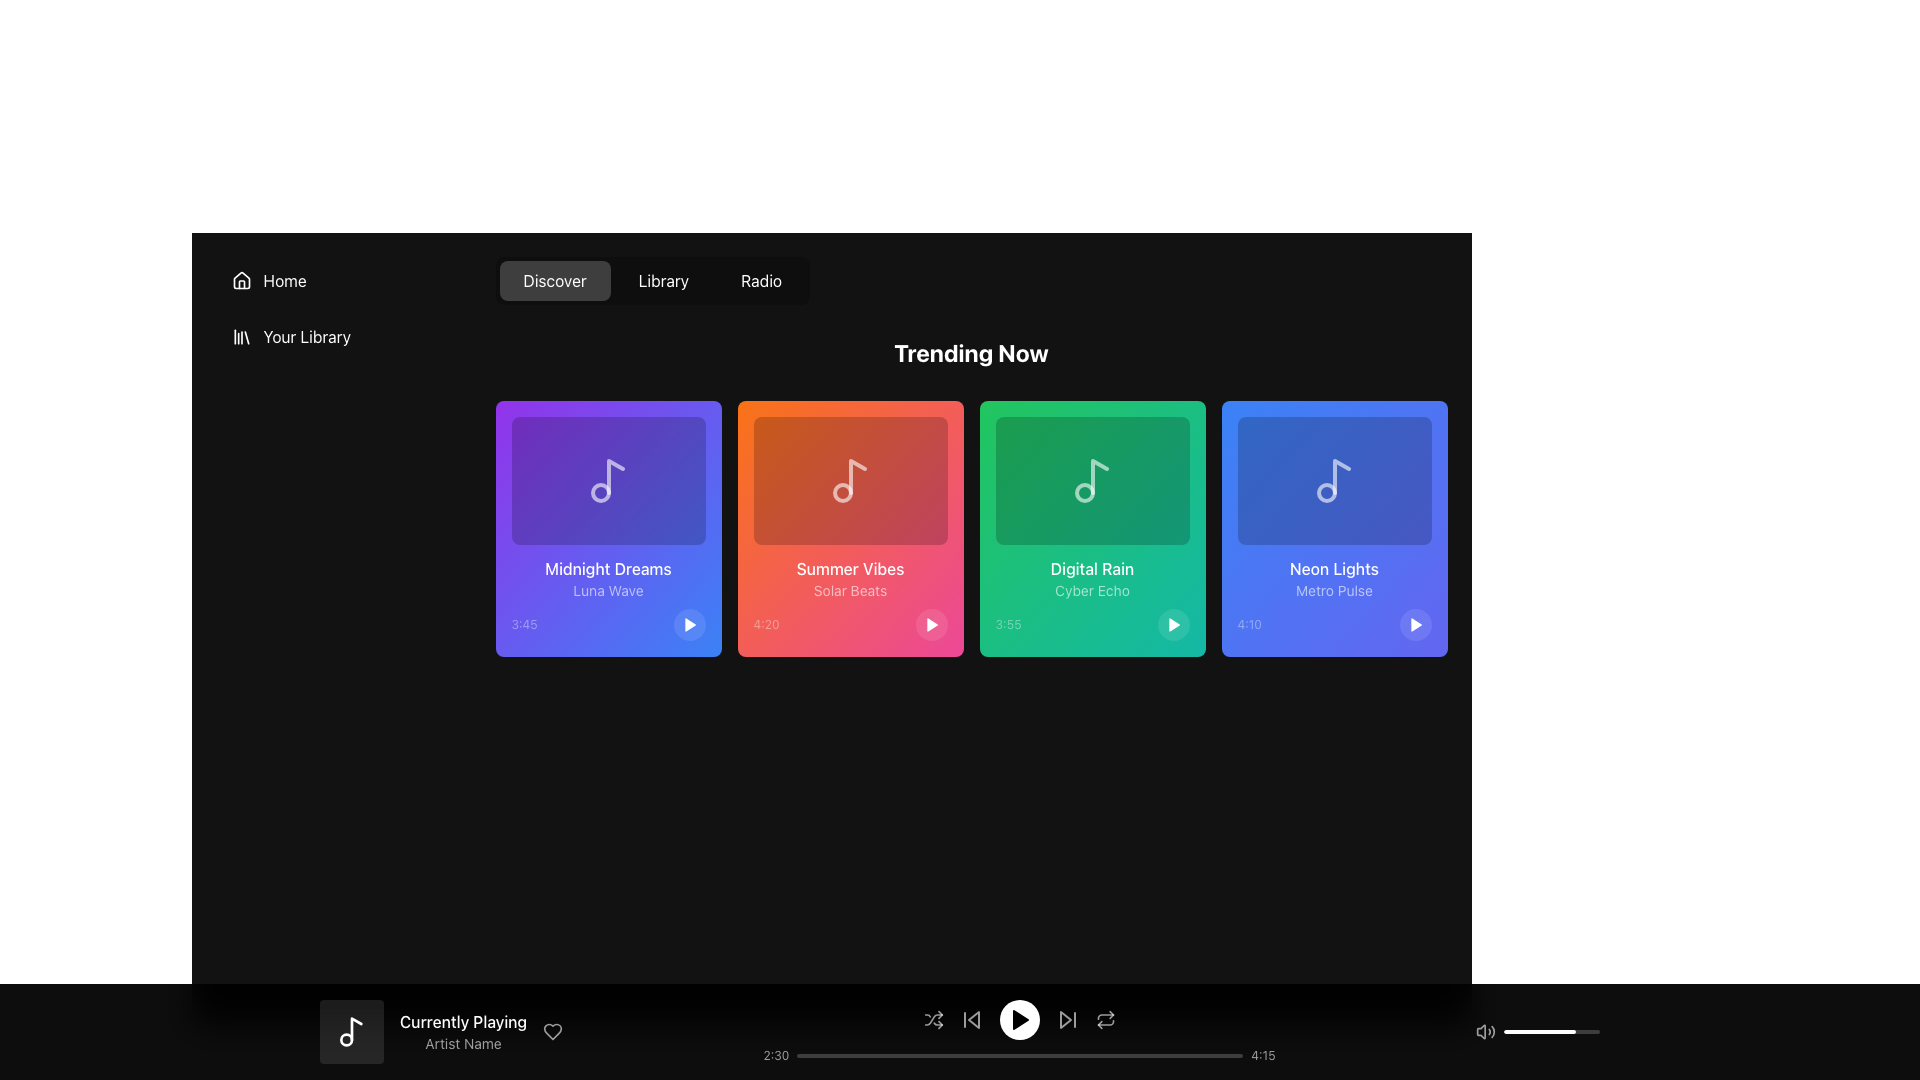 This screenshot has width=1920, height=1080. Describe the element at coordinates (1334, 481) in the screenshot. I see `the musical track icon in the rightmost card of the 'Trending Now' section, which features a blue gradient background and the text 'Neon Lights' and 'Metro Pulse' below it` at that location.